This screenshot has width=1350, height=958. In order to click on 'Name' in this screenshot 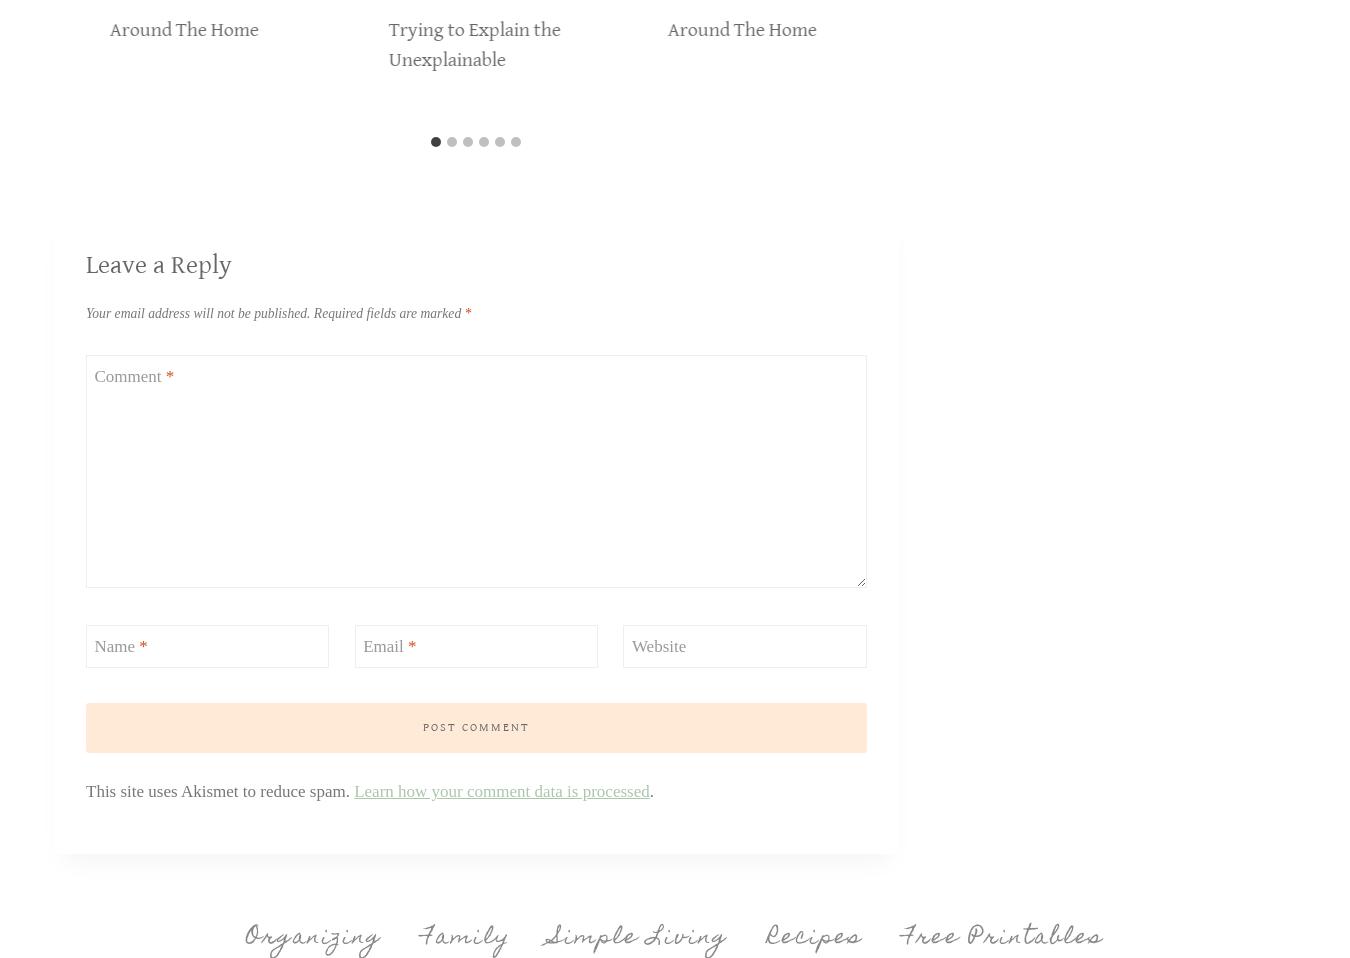, I will do `click(116, 645)`.